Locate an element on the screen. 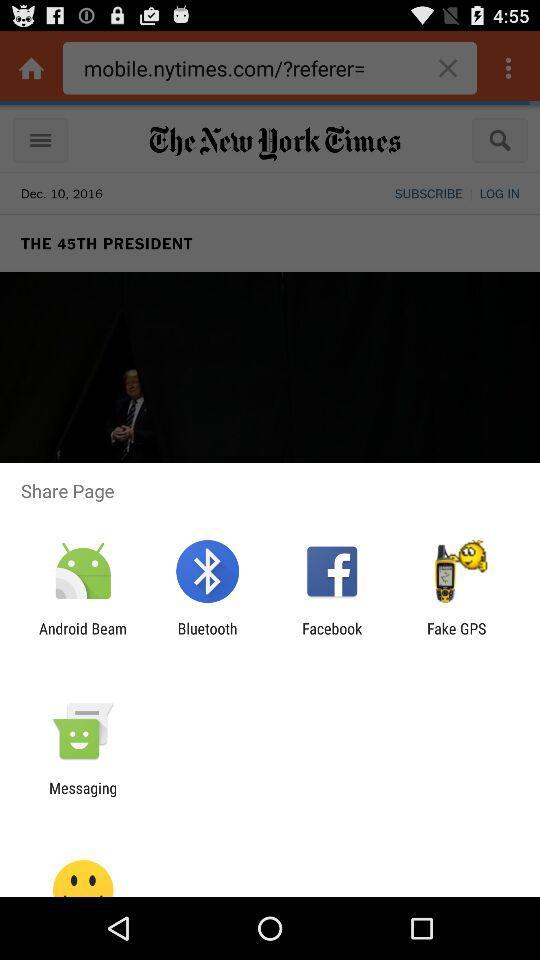 The image size is (540, 960). the app to the right of android beam icon is located at coordinates (206, 636).